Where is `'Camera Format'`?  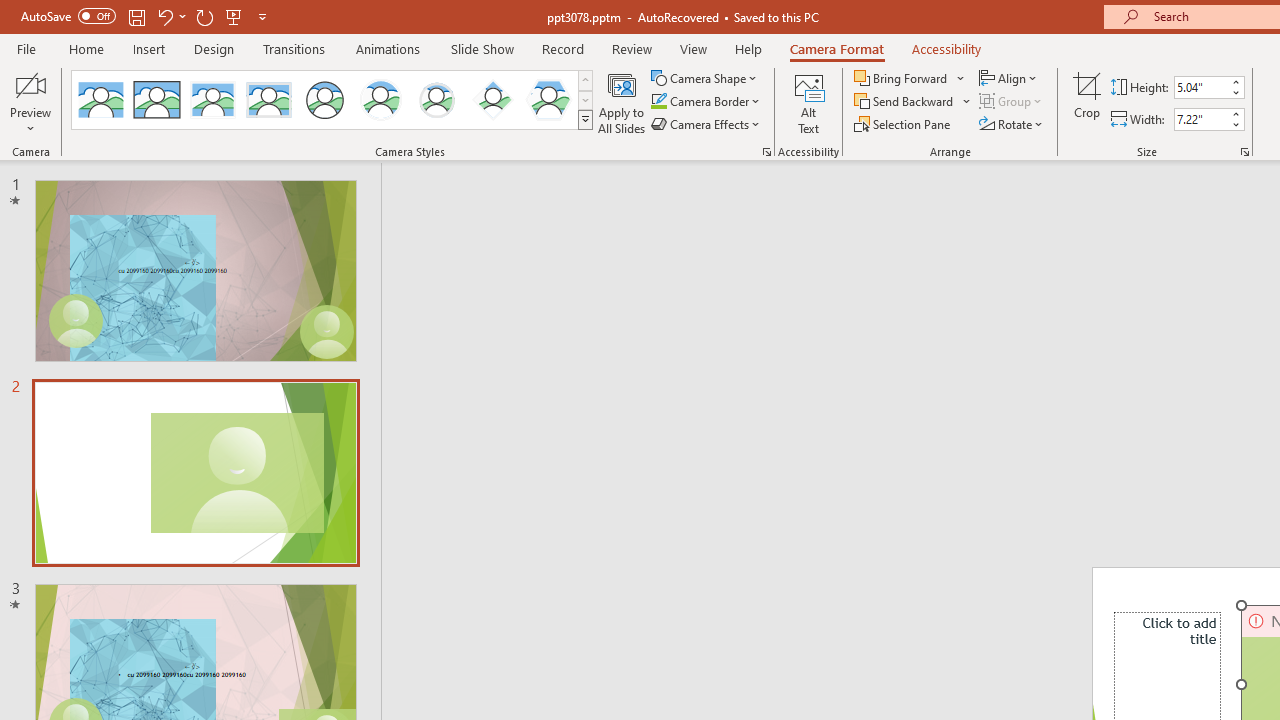
'Camera Format' is located at coordinates (837, 48).